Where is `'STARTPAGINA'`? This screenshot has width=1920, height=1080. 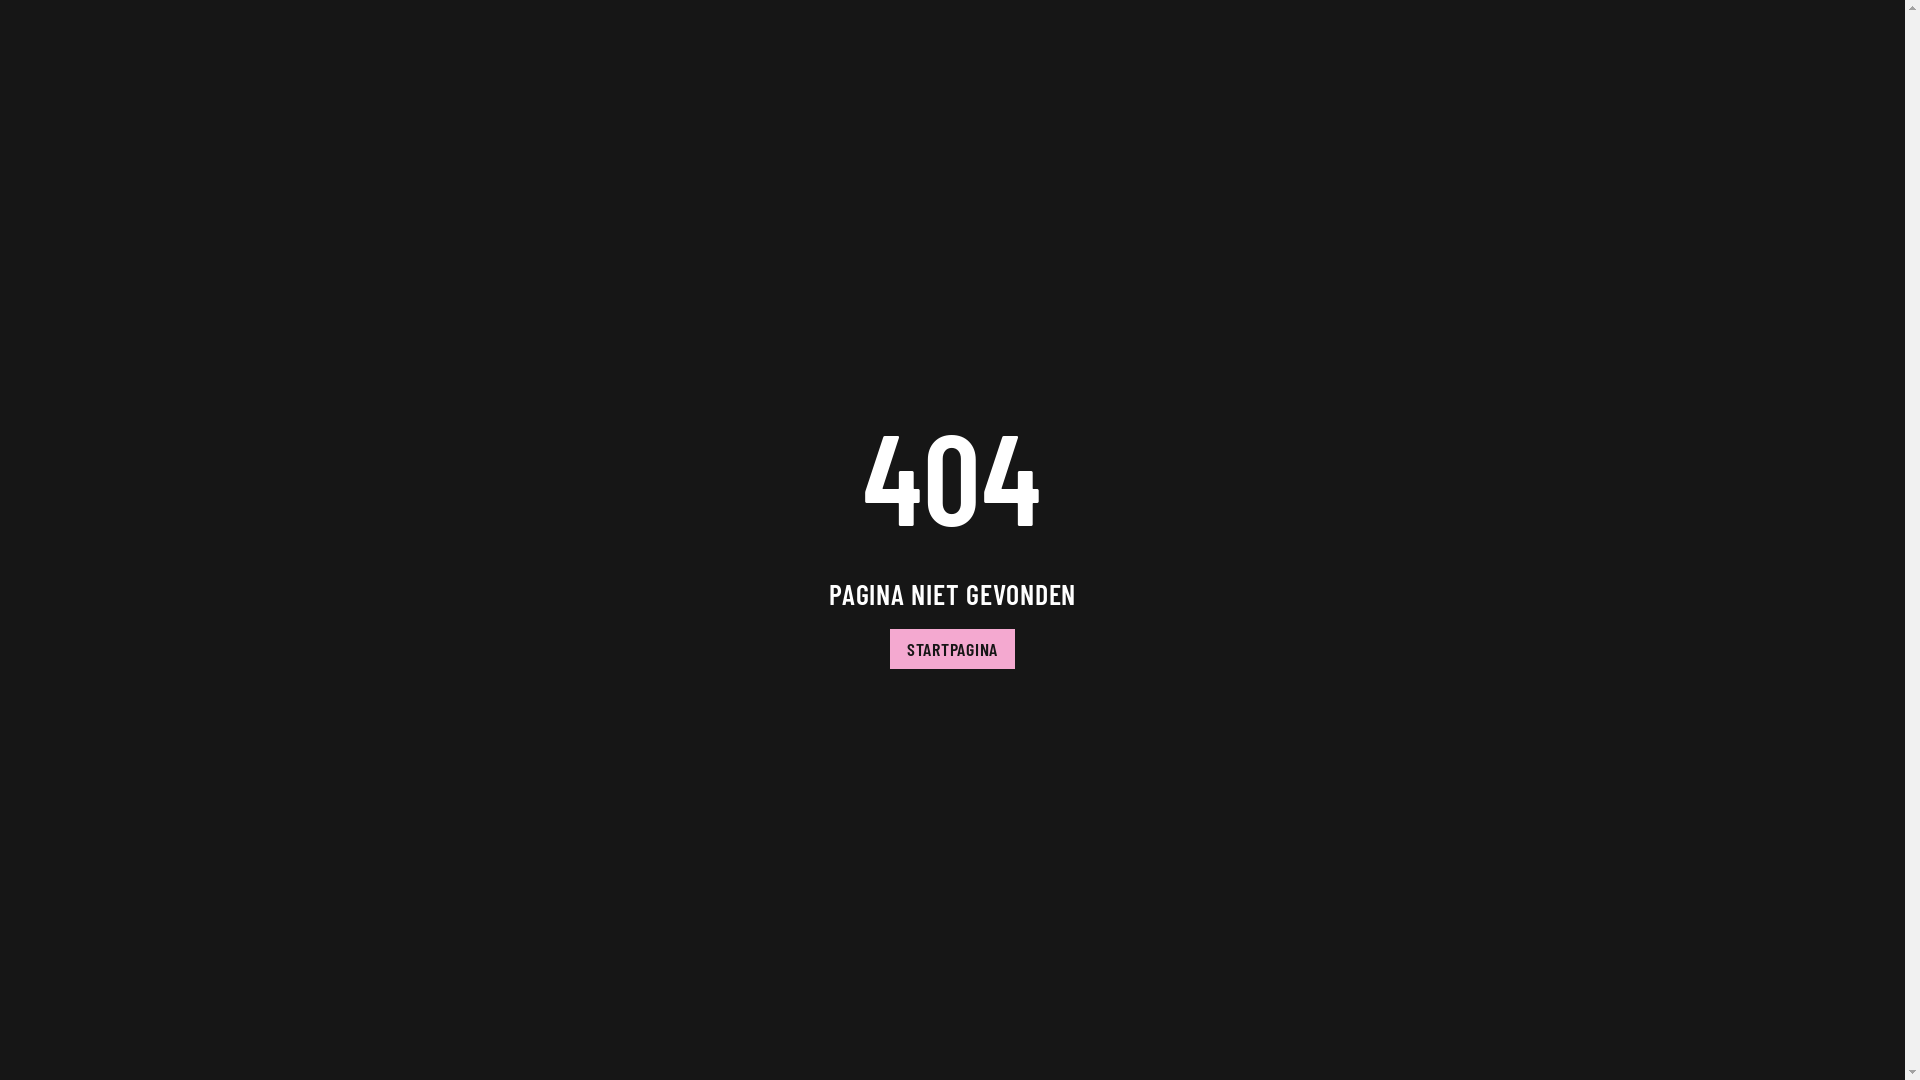
'STARTPAGINA' is located at coordinates (951, 648).